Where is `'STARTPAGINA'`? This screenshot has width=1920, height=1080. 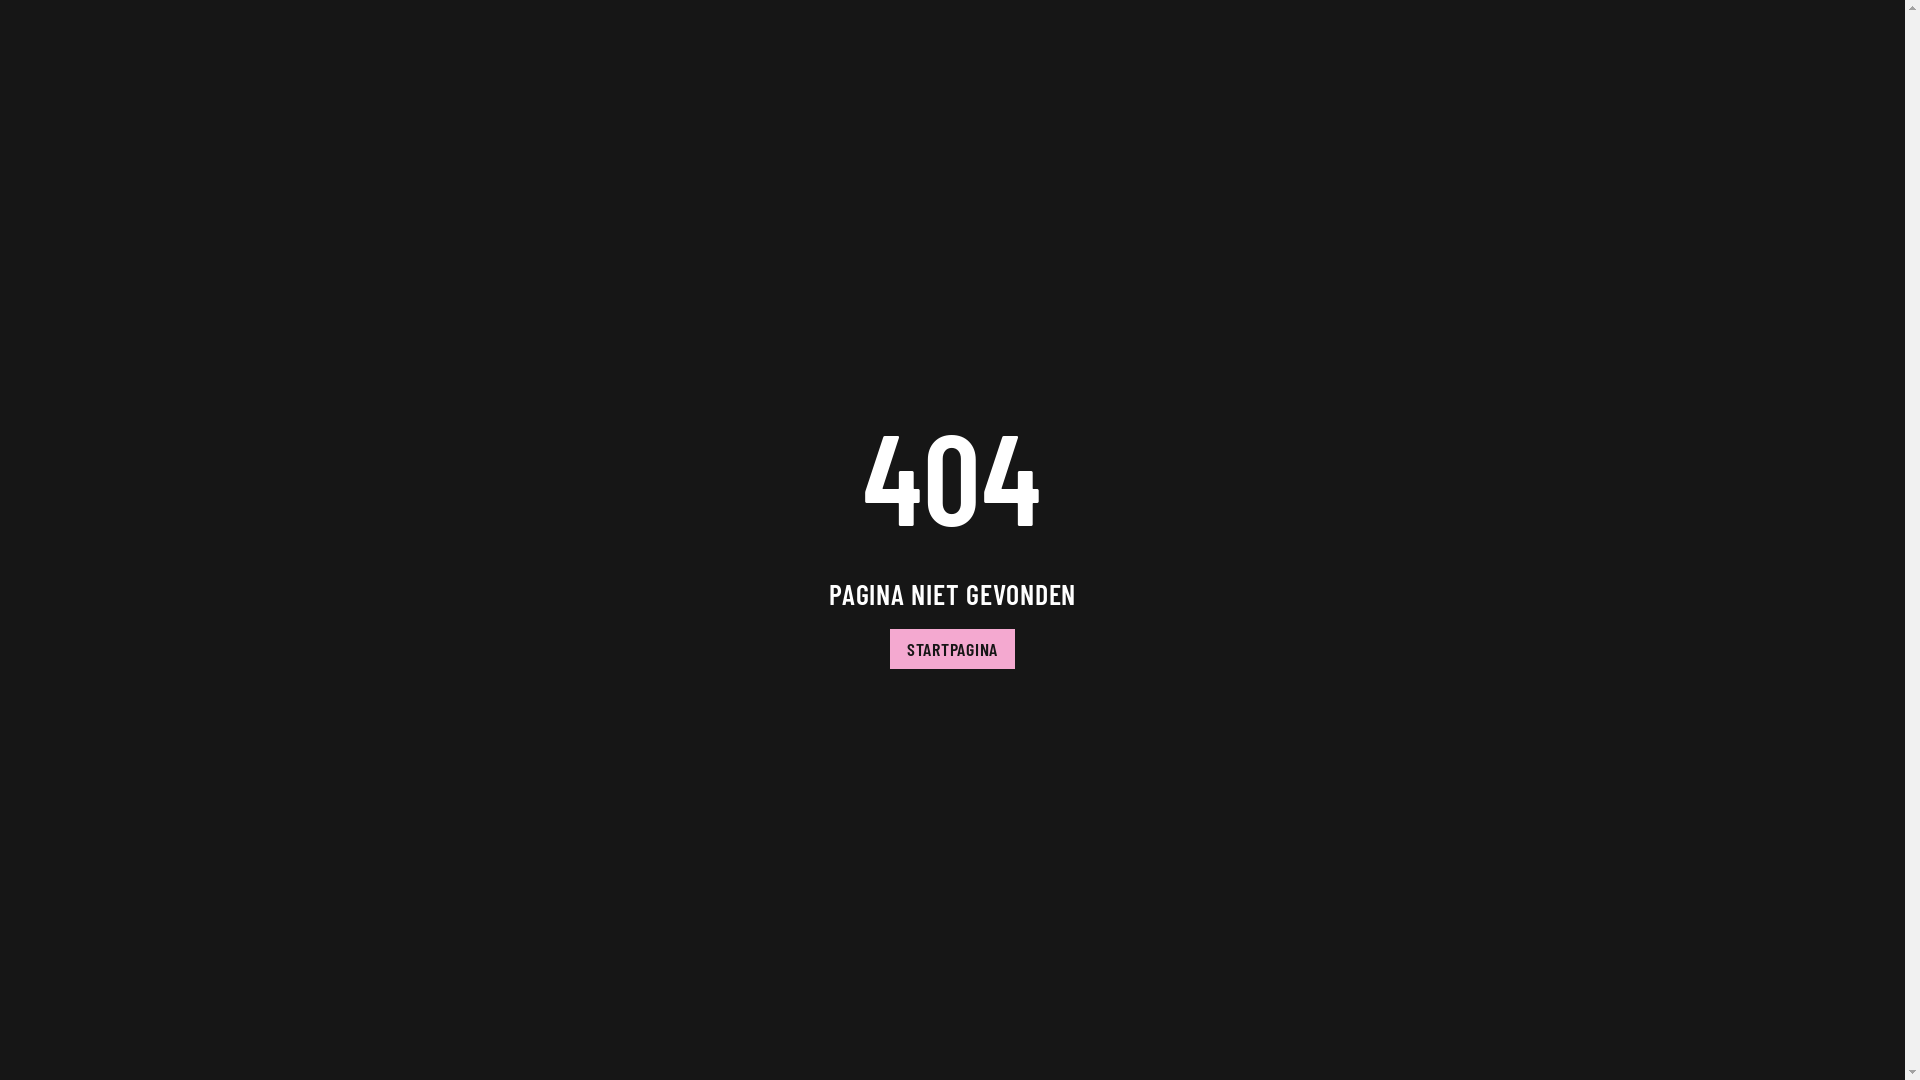
'STARTPAGINA' is located at coordinates (951, 648).